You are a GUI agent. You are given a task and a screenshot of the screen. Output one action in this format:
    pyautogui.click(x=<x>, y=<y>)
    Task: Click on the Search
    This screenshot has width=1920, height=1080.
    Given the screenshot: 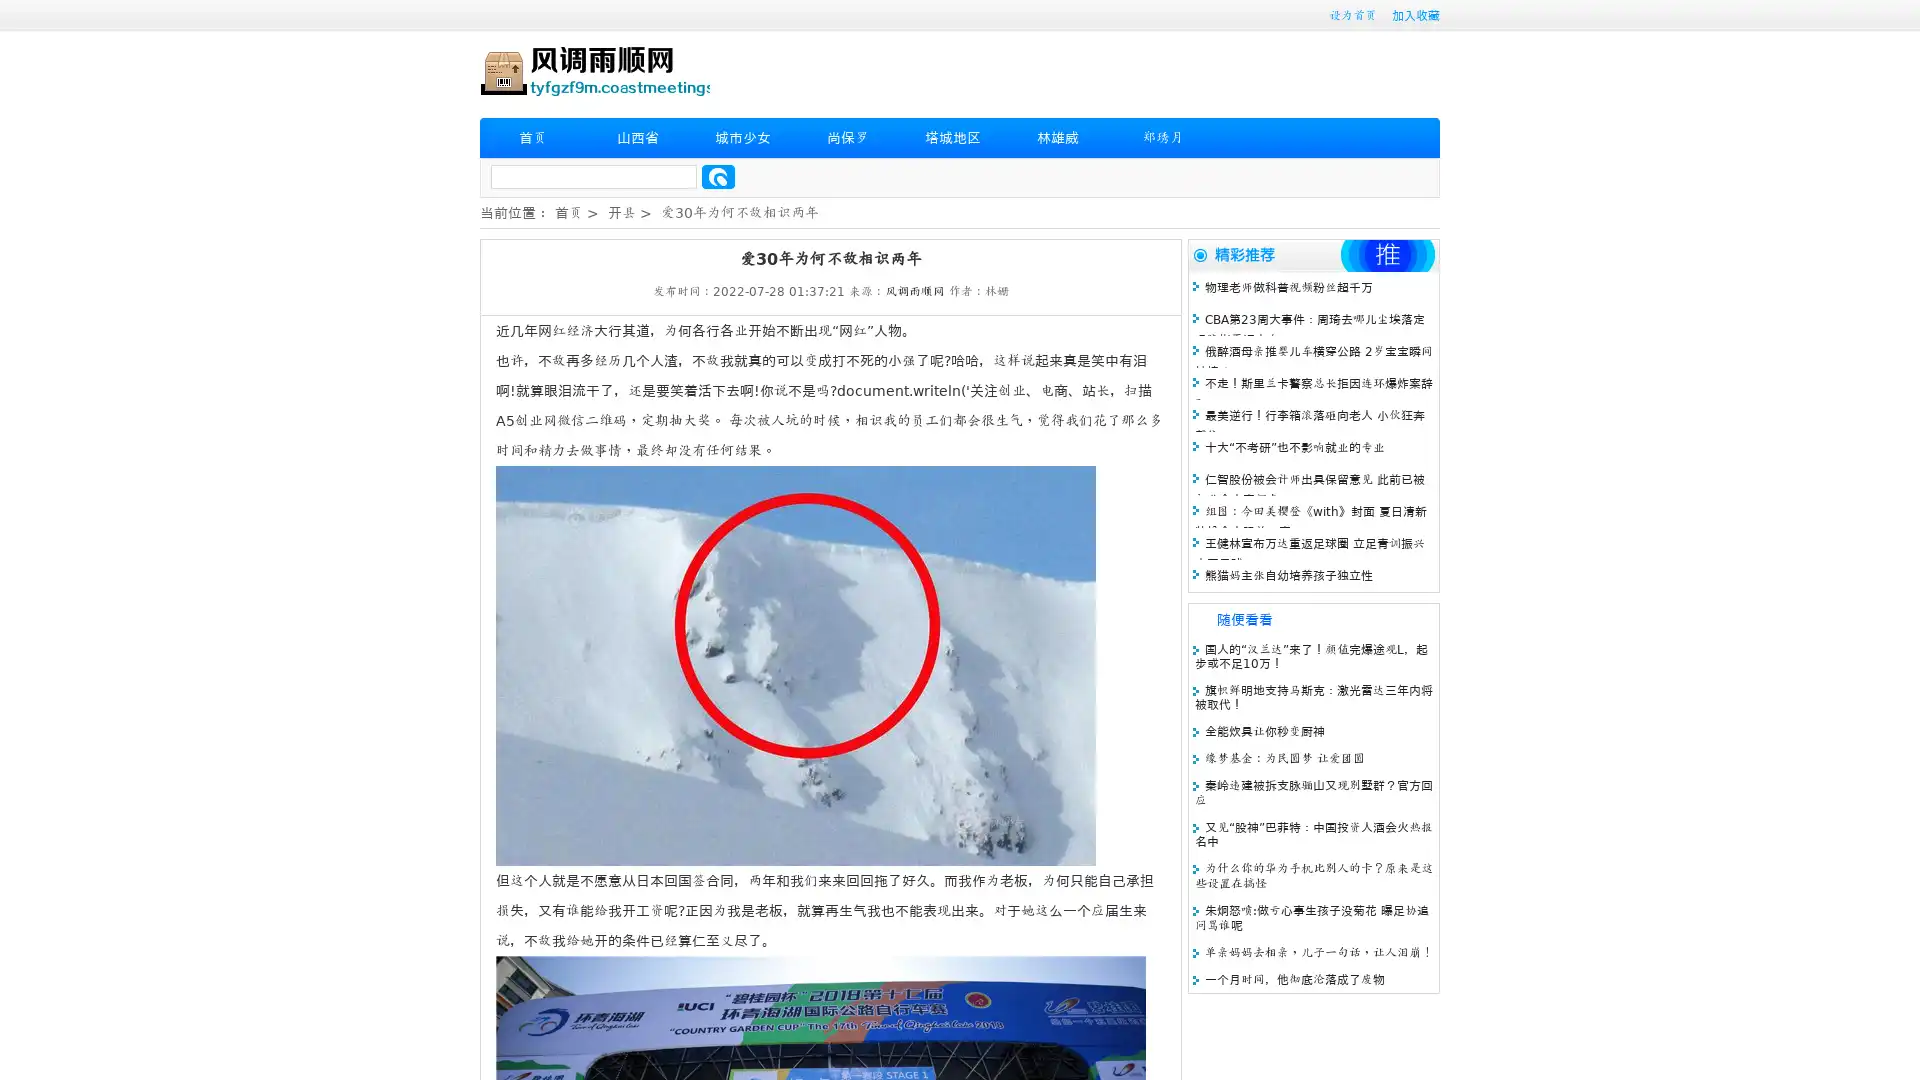 What is the action you would take?
    pyautogui.click(x=718, y=176)
    